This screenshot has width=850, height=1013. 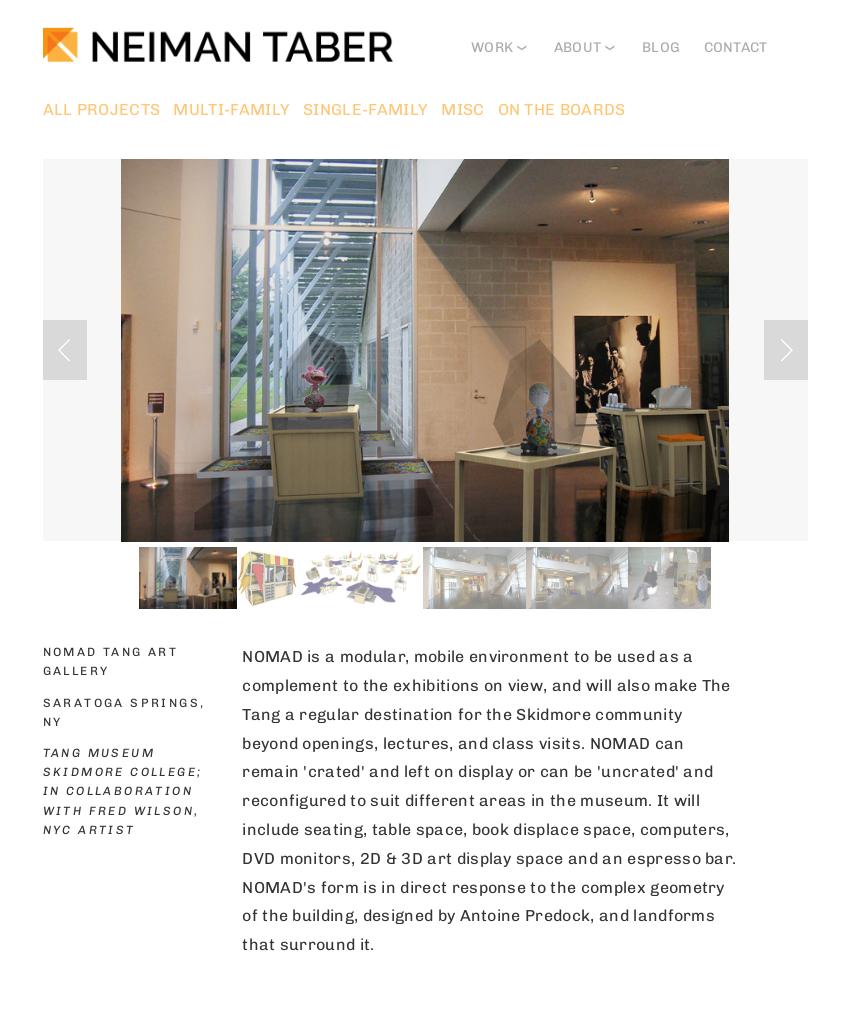 What do you see at coordinates (491, 46) in the screenshot?
I see `'WORK'` at bounding box center [491, 46].